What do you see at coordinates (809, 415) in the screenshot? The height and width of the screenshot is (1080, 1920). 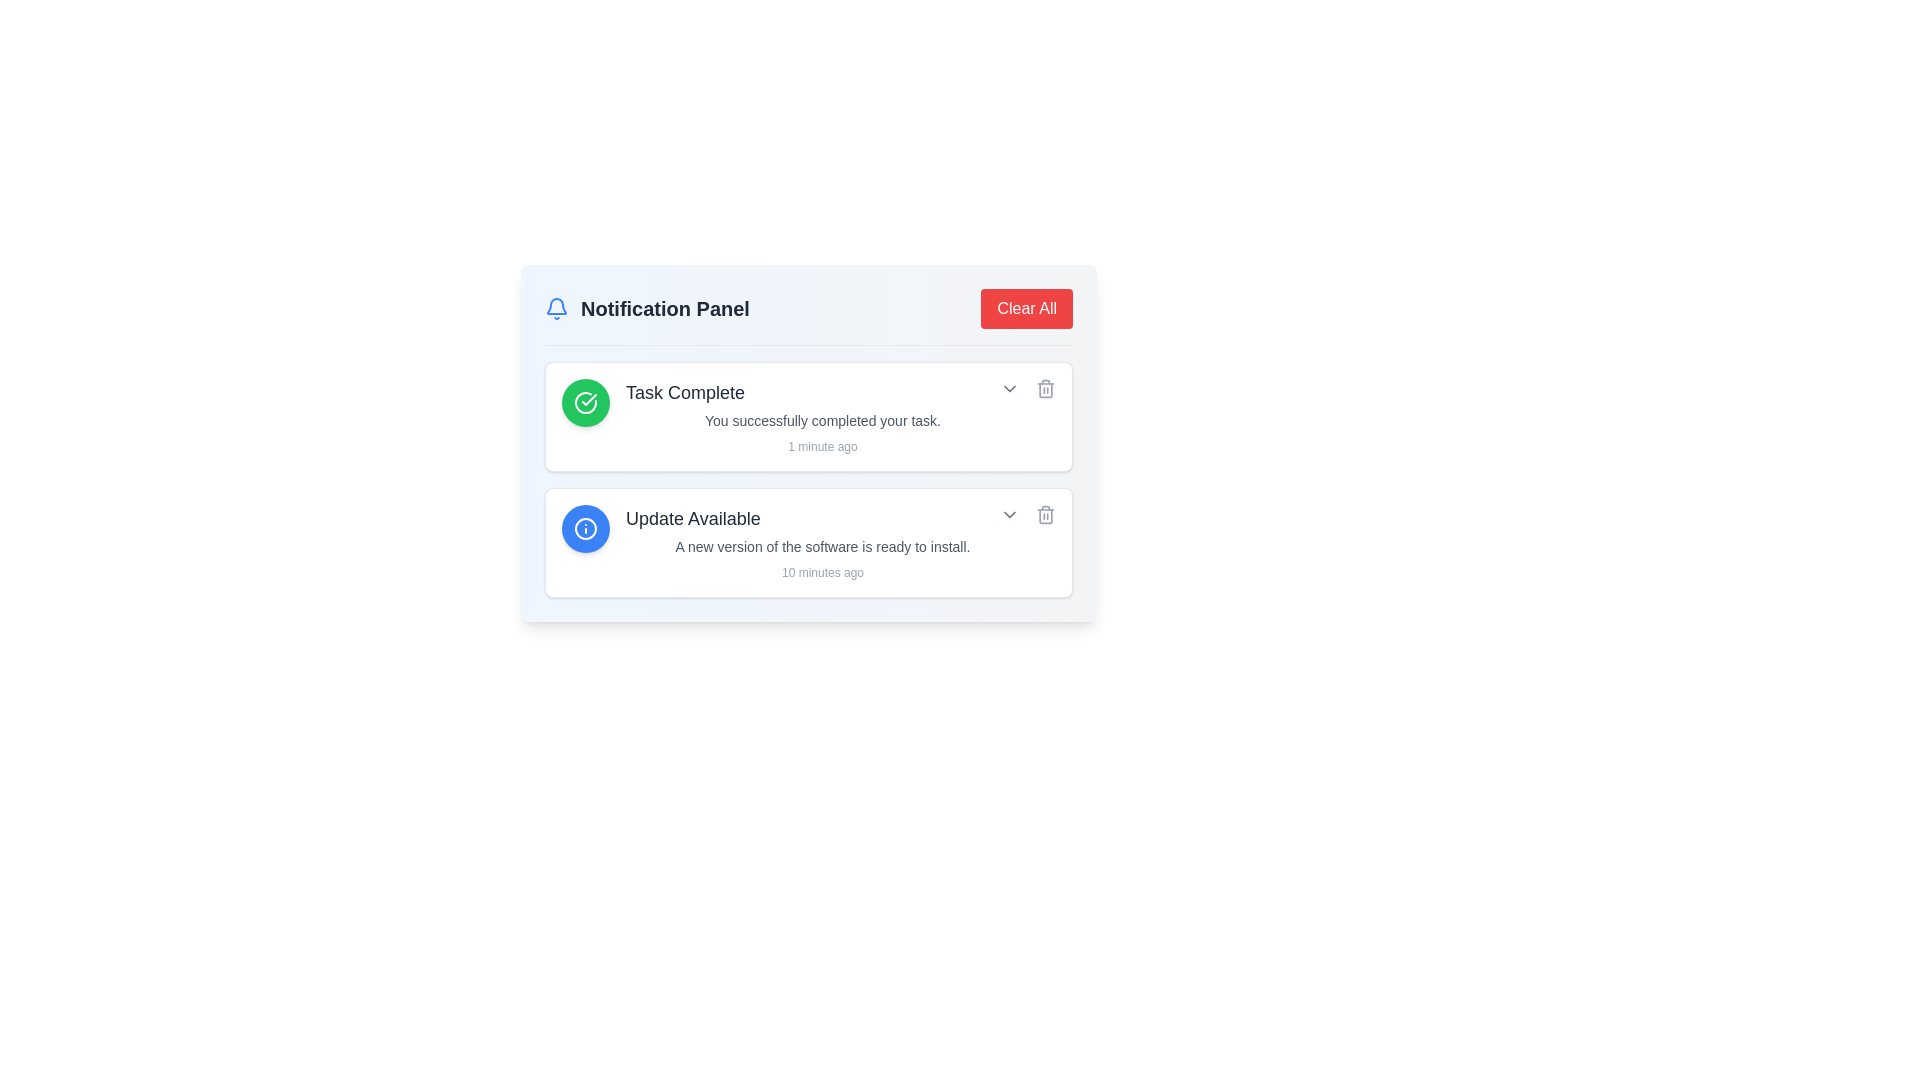 I see `the first notification card in the main notification panel, which provides details about a completed task` at bounding box center [809, 415].